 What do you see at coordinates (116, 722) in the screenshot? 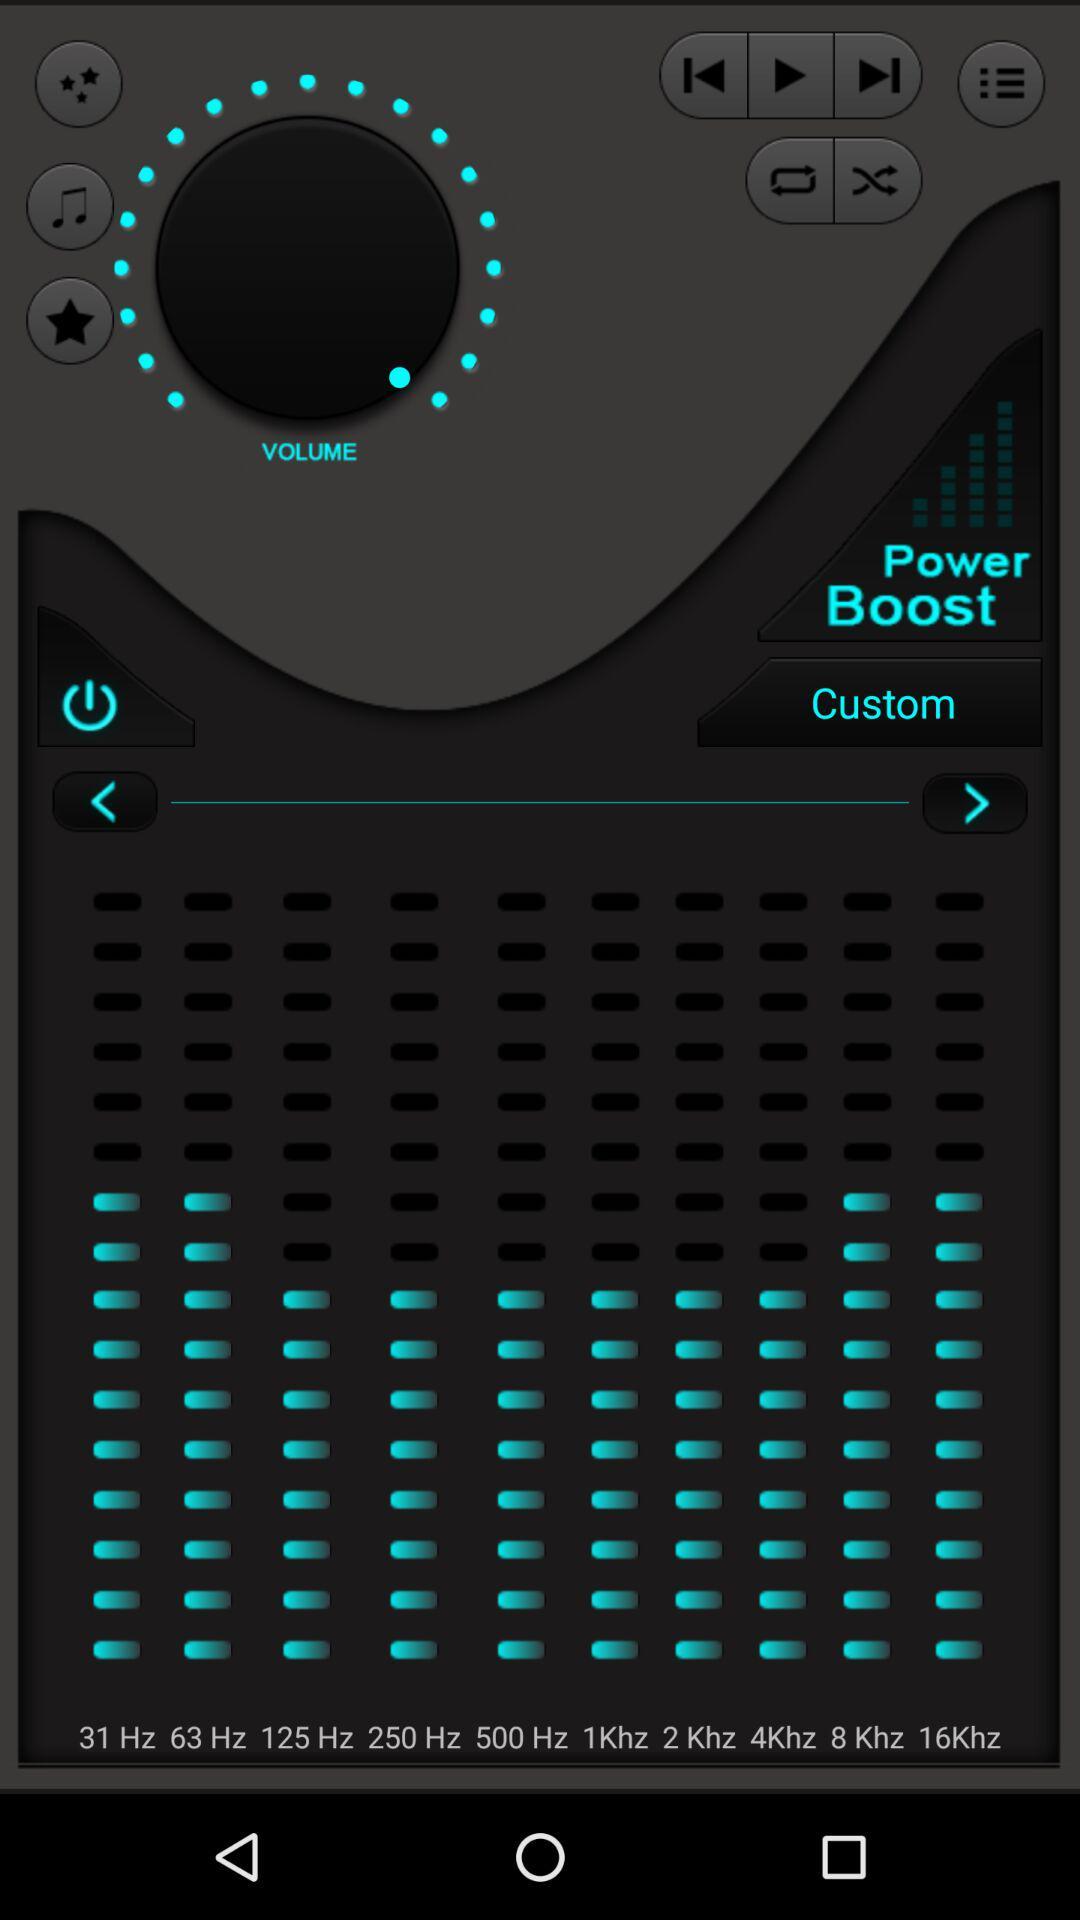
I see `the power icon` at bounding box center [116, 722].